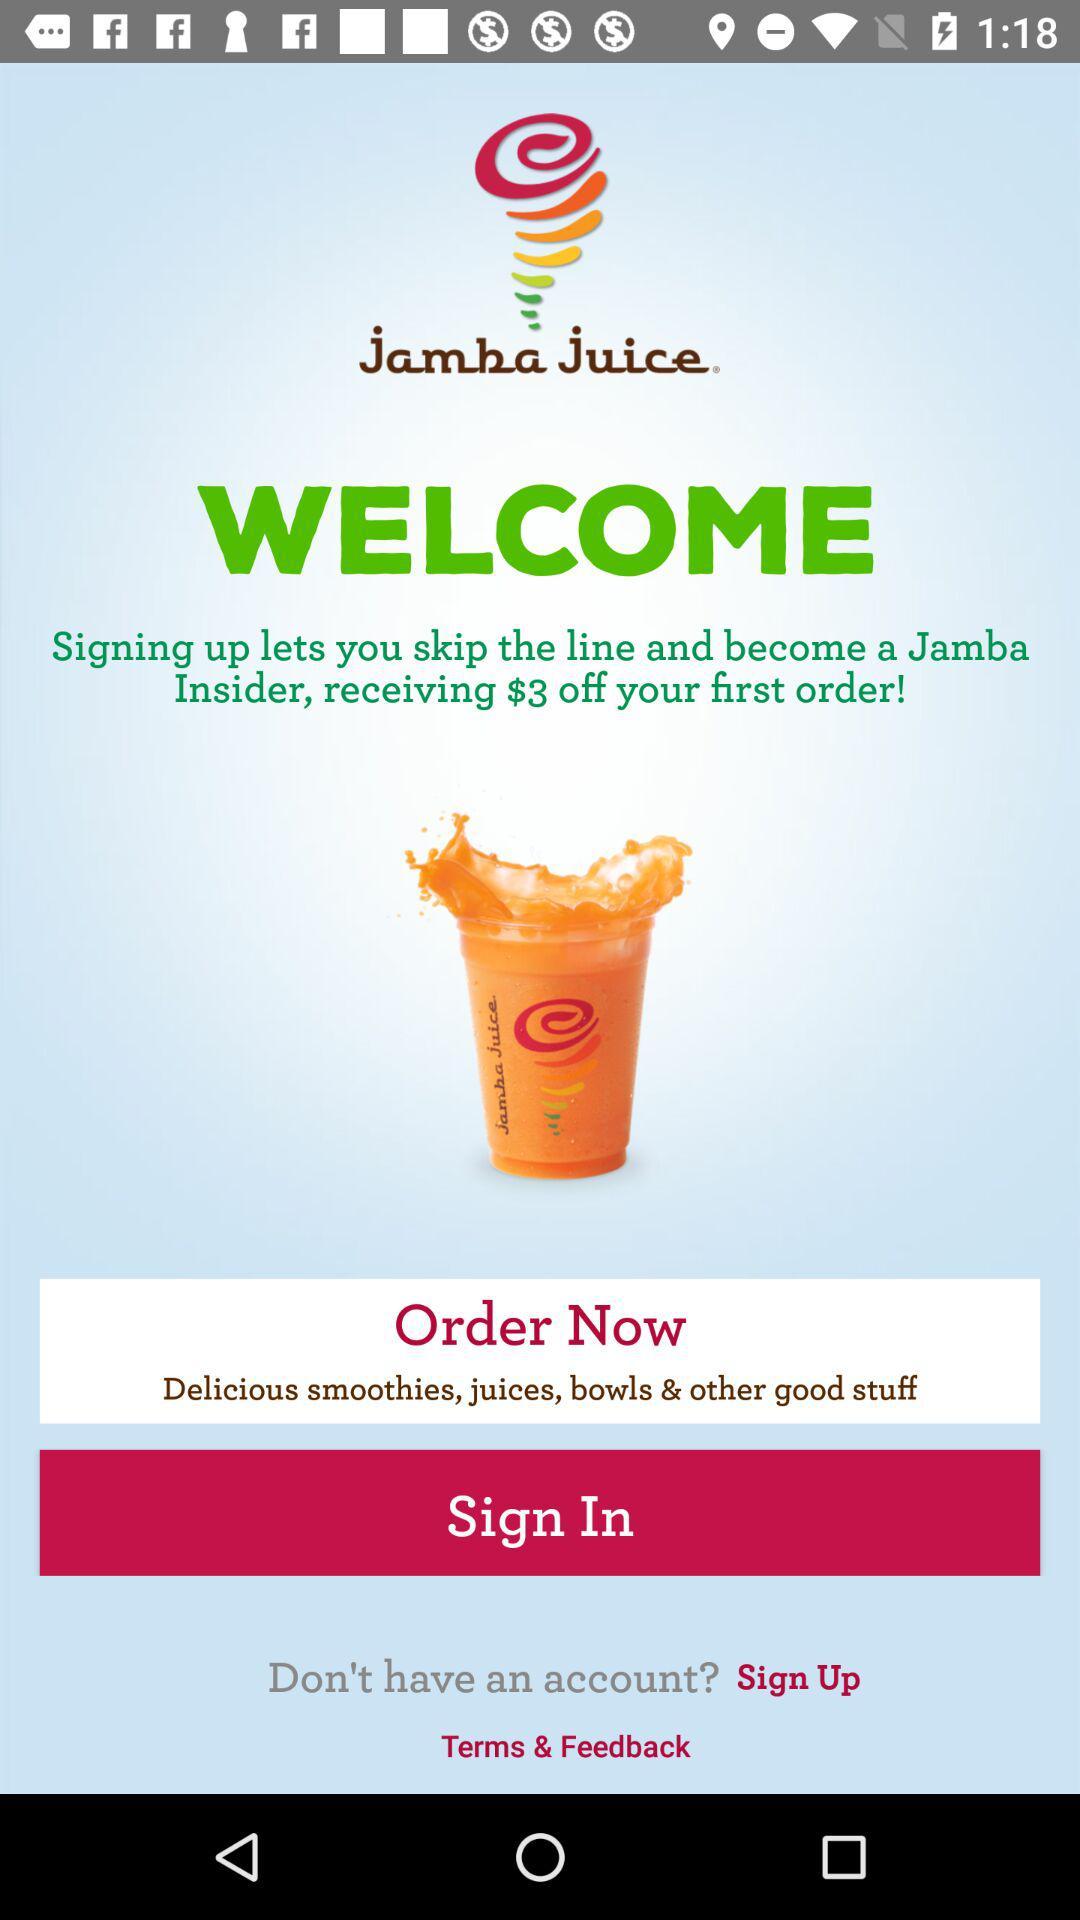  Describe the element at coordinates (565, 1744) in the screenshot. I see `the item below don t have` at that location.